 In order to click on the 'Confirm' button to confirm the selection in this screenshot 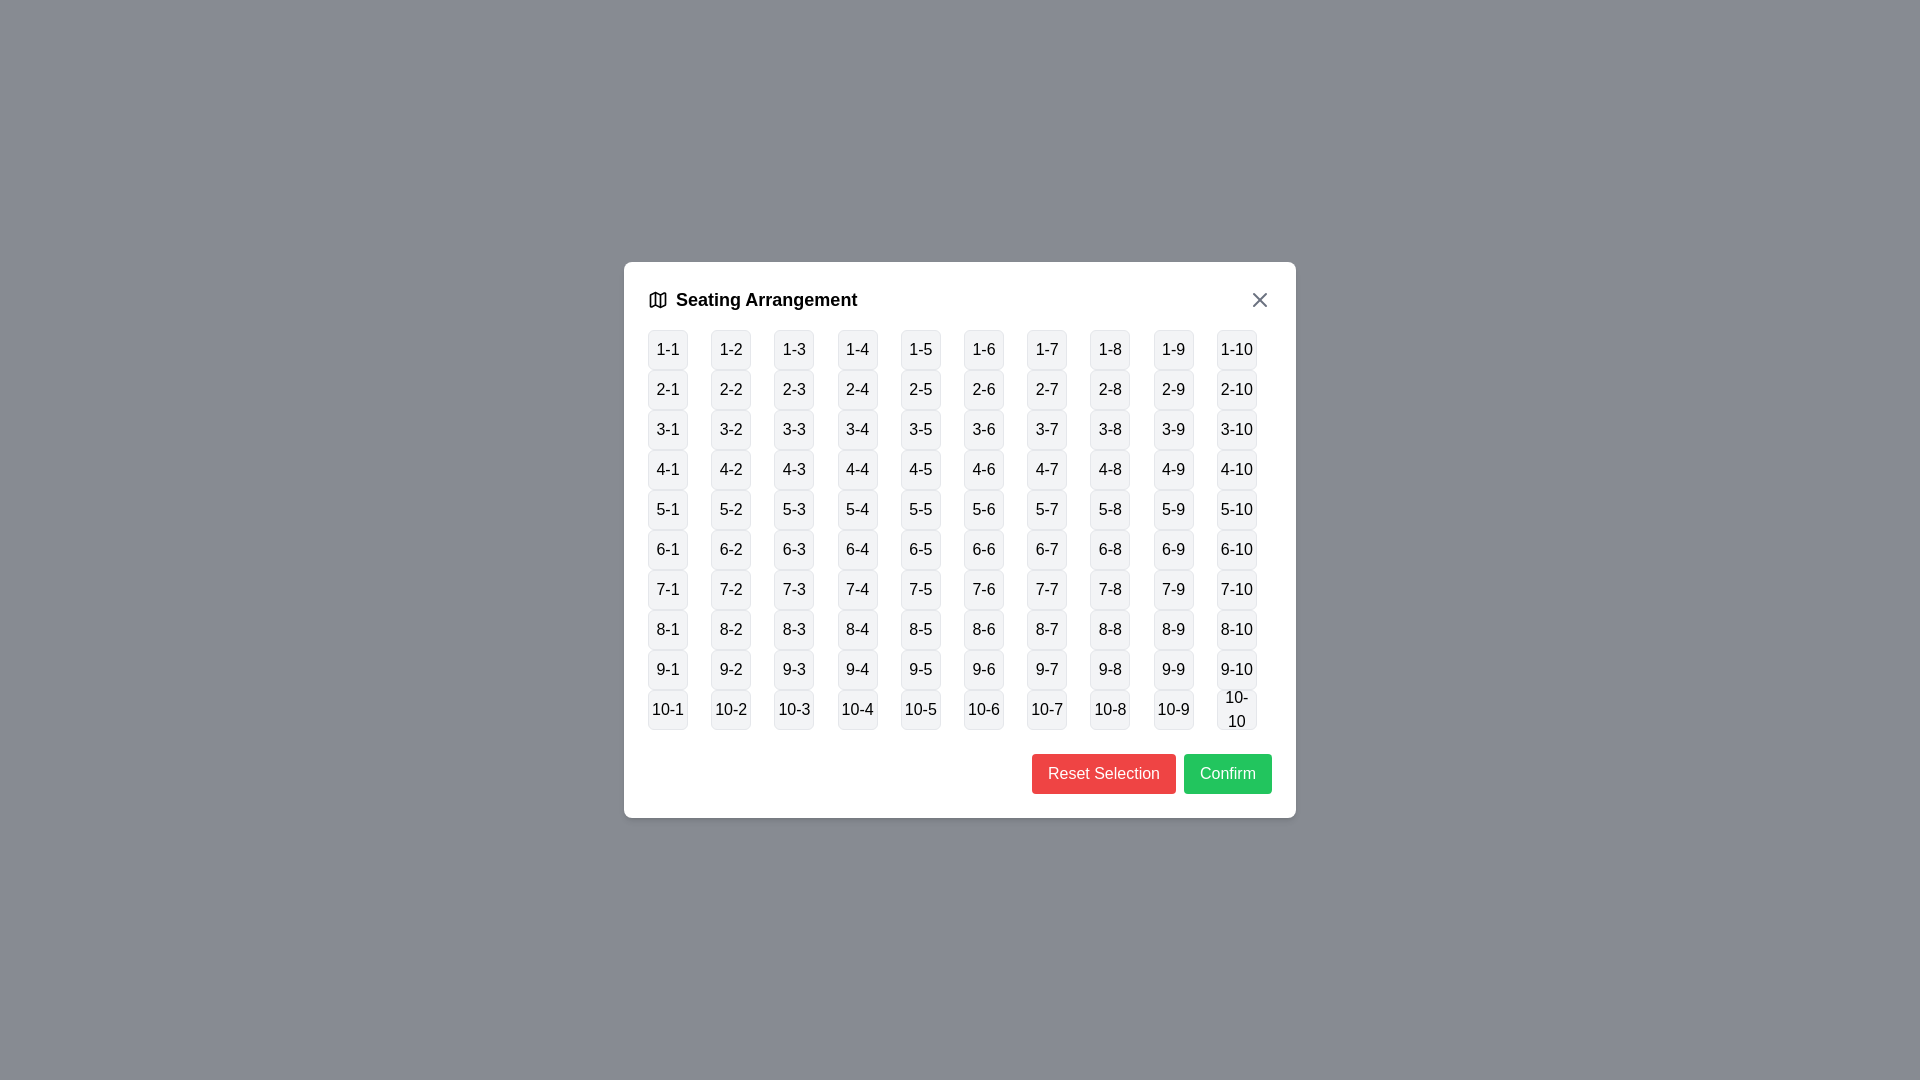, I will do `click(1227, 773)`.